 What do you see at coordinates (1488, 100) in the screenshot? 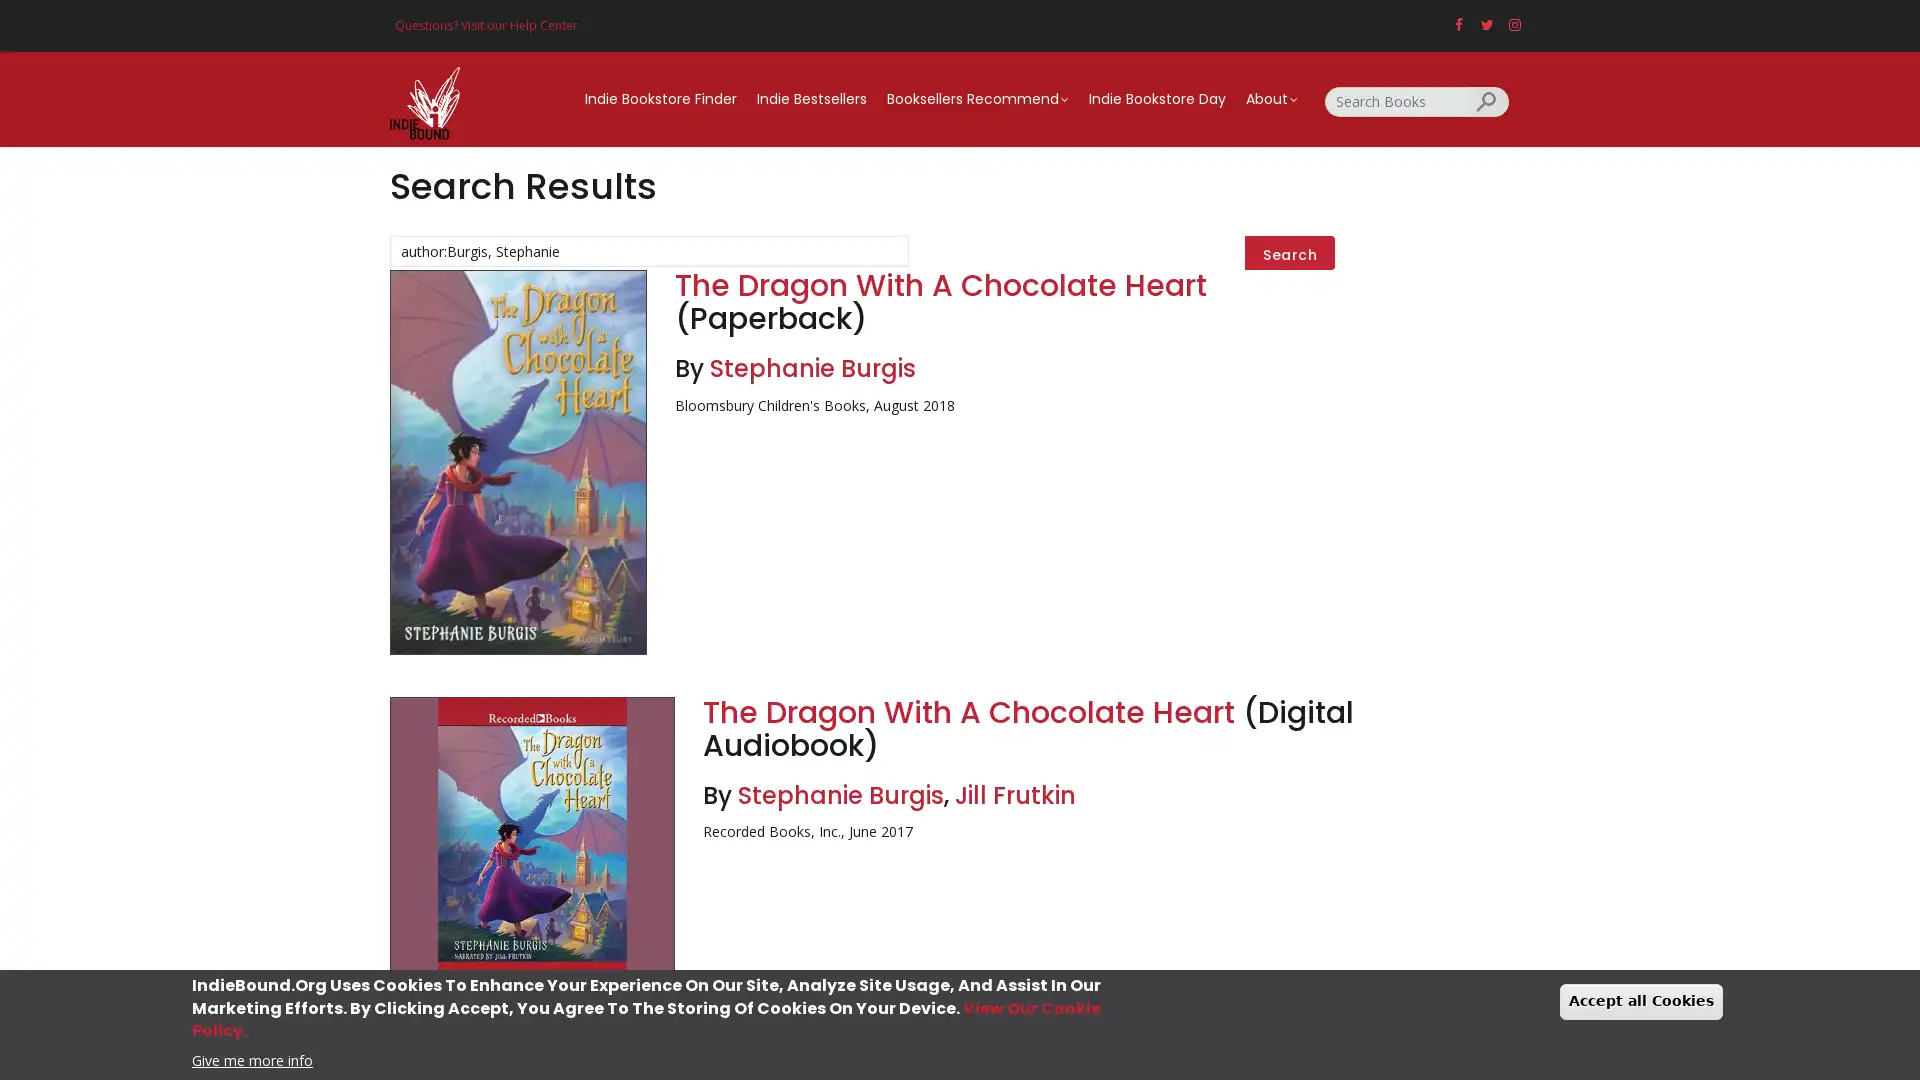
I see `Search` at bounding box center [1488, 100].